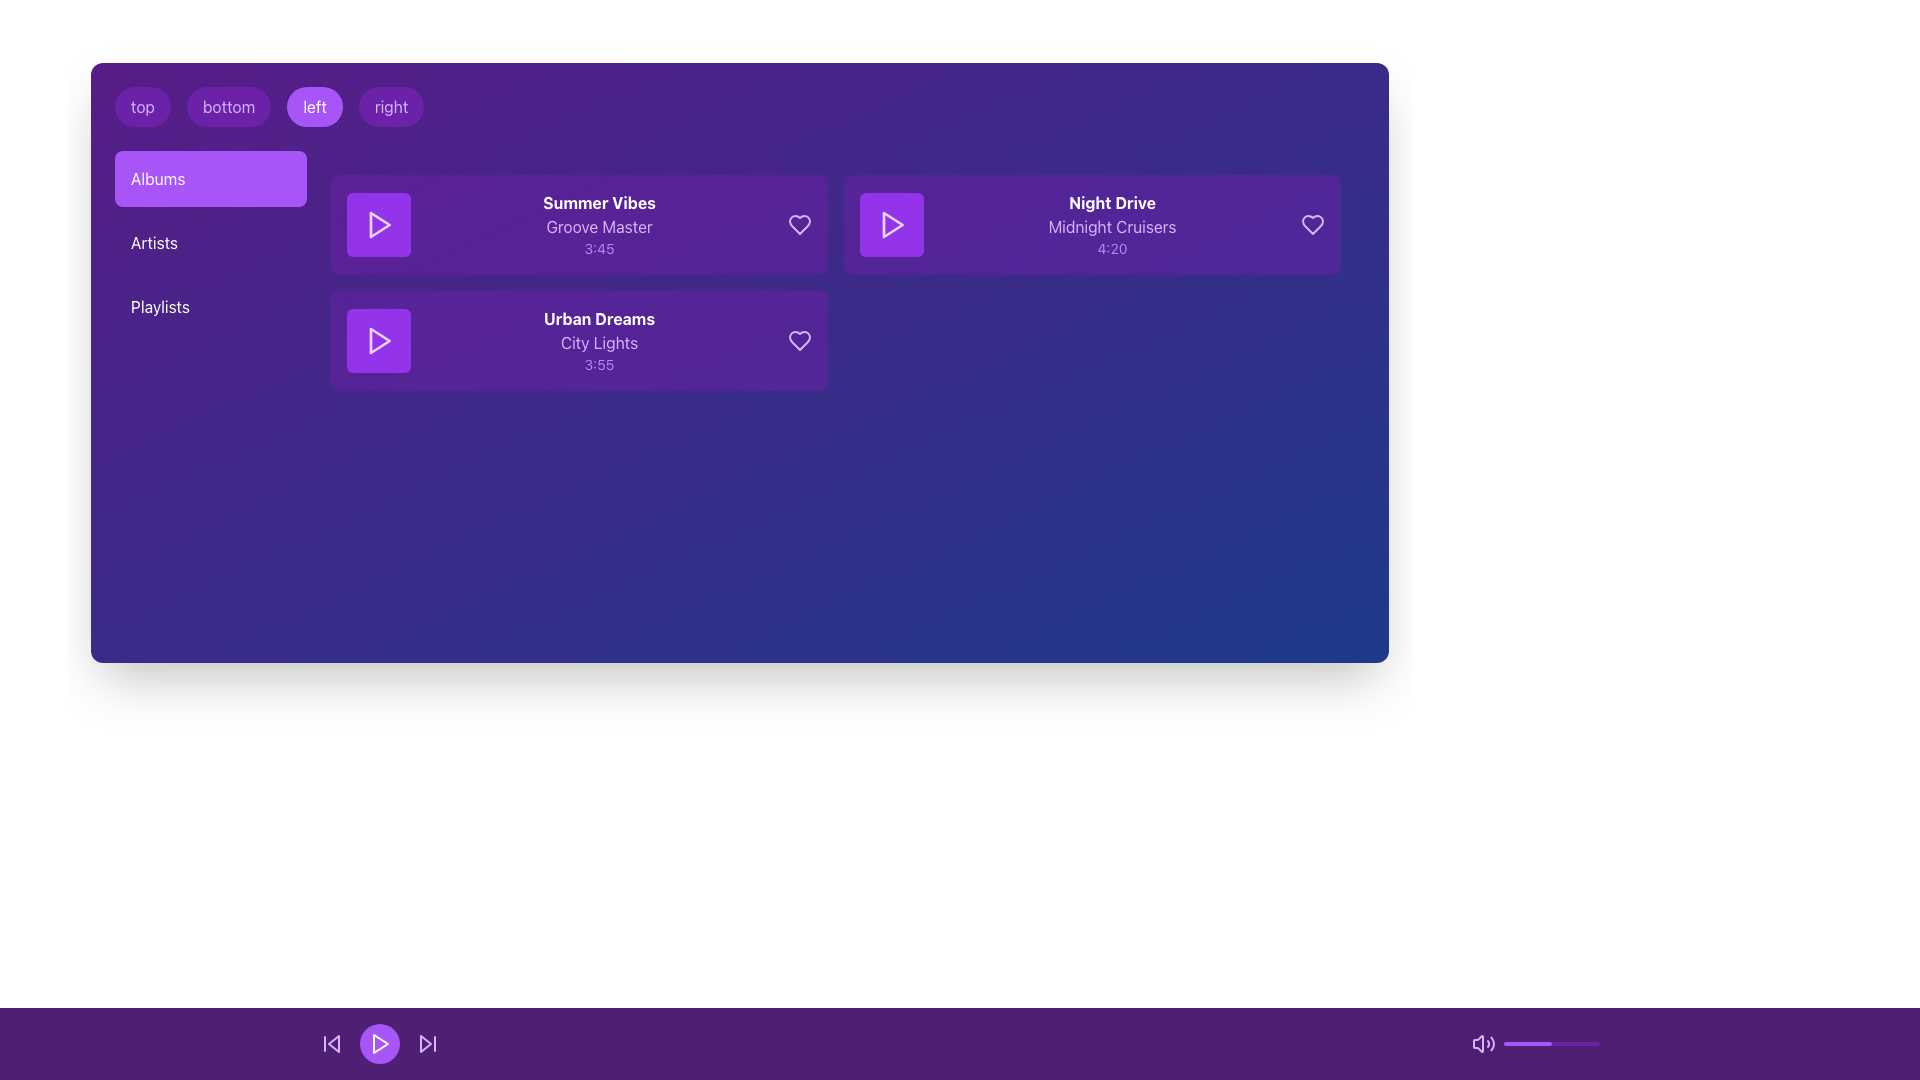 The height and width of the screenshot is (1080, 1920). Describe the element at coordinates (314, 107) in the screenshot. I see `the 'left' button, which is the third button in a horizontal set of four buttons located near the top center of the interface` at that location.